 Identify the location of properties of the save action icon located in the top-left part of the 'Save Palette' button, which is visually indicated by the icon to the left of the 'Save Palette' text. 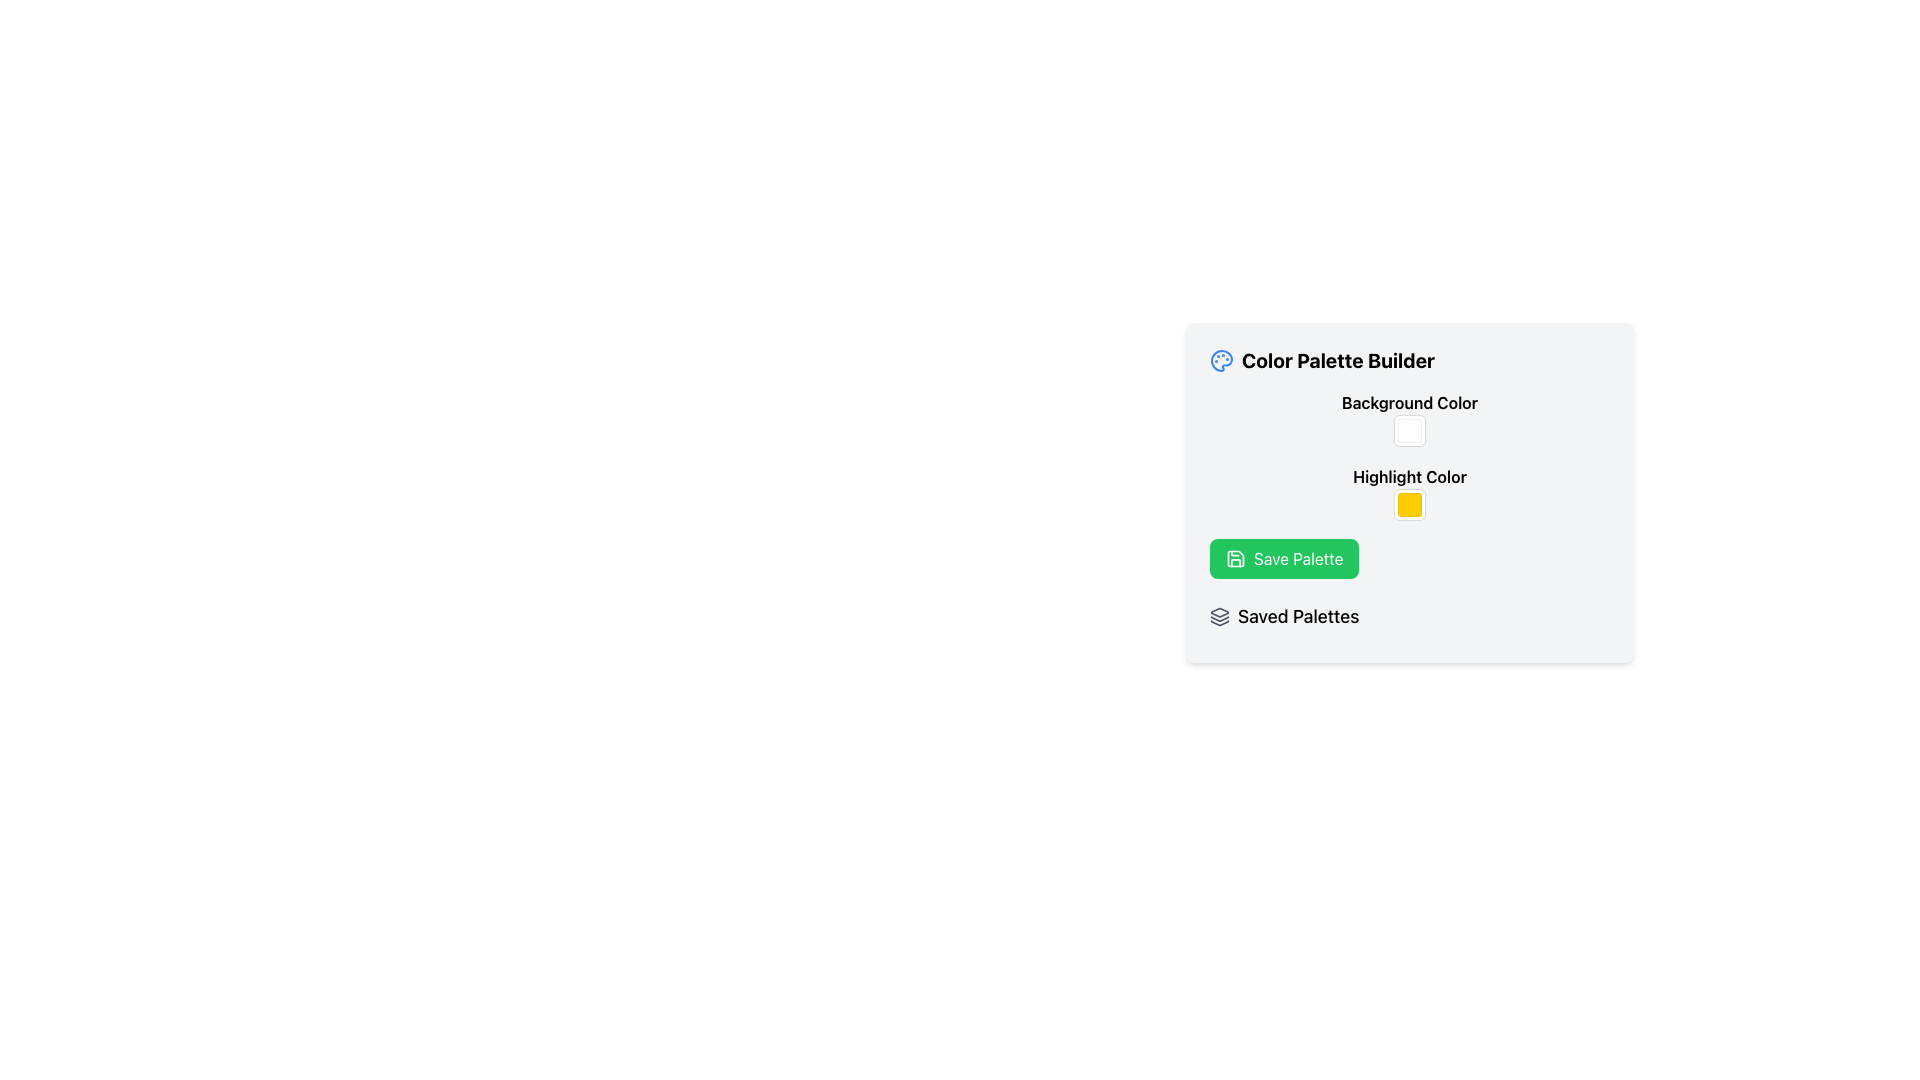
(1235, 559).